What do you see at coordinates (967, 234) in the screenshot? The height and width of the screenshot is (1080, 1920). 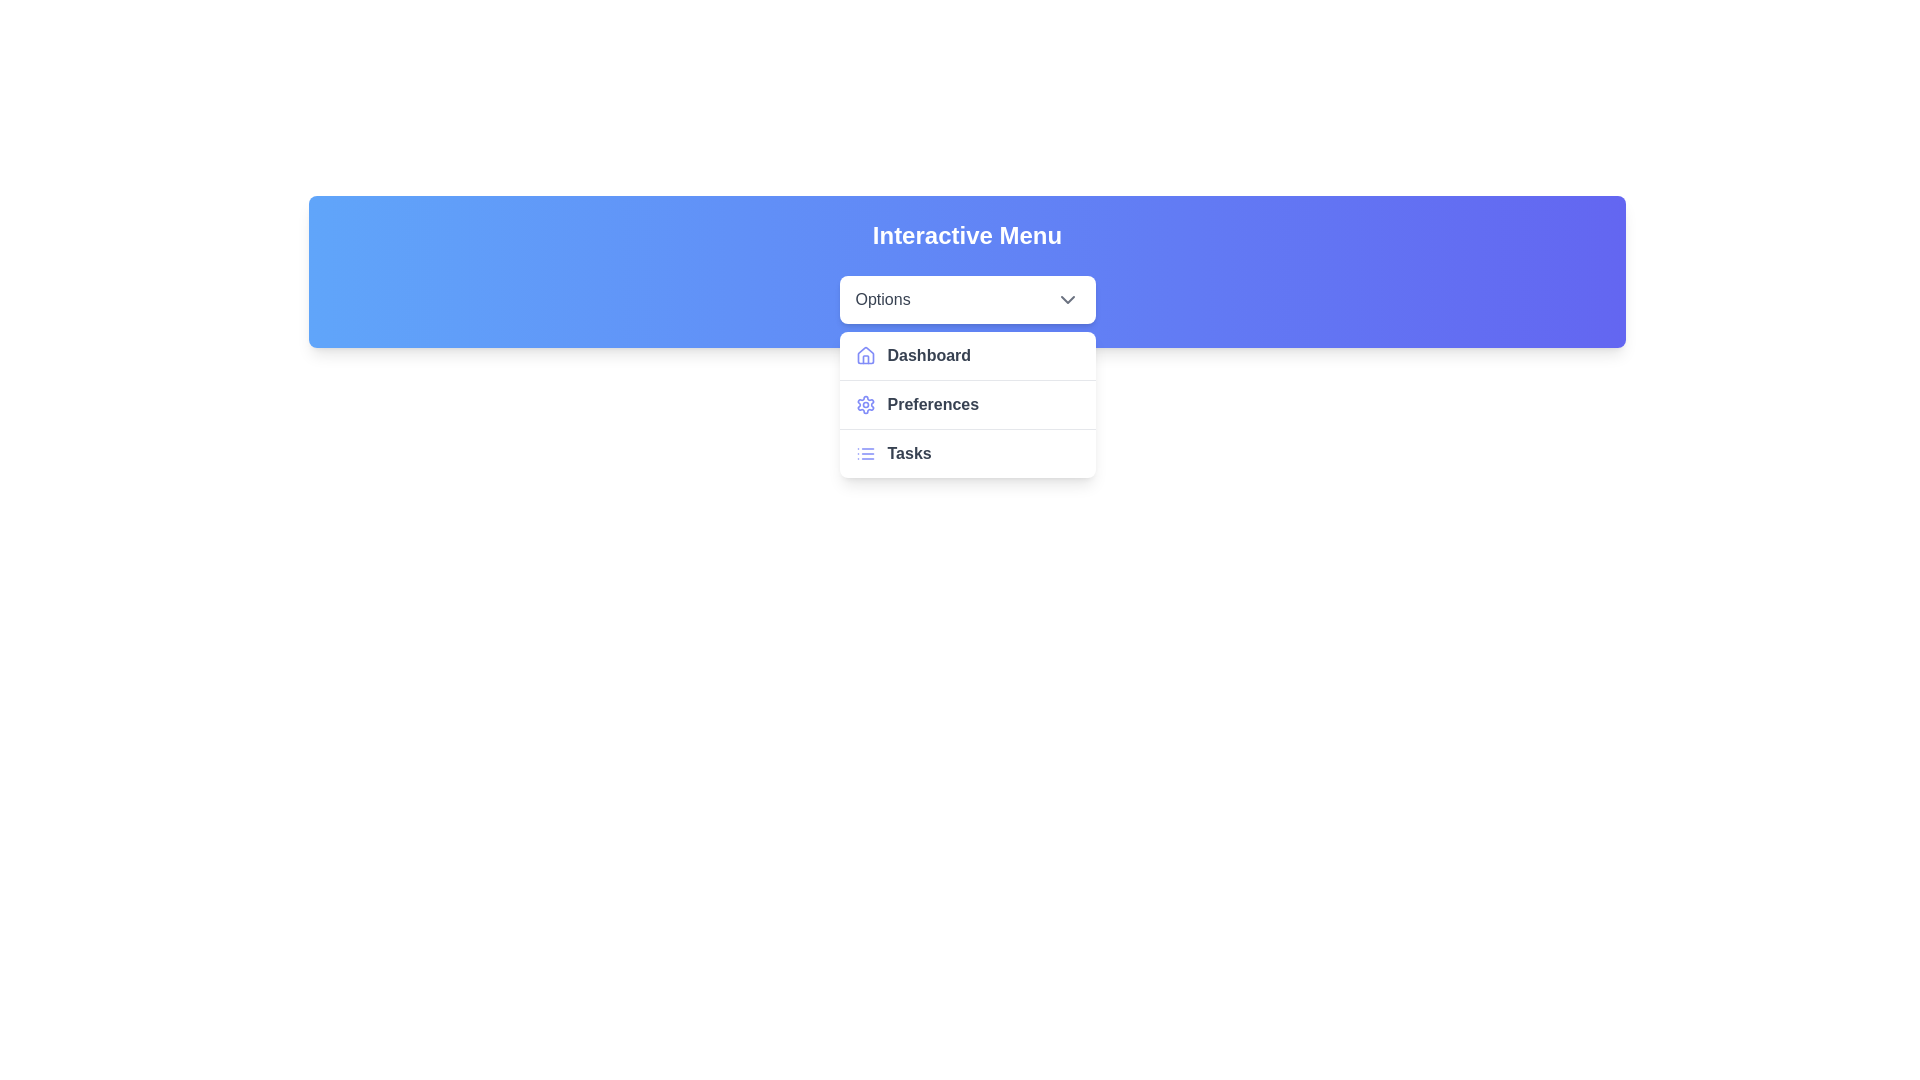 I see `the textual component displaying 'Interactive Menu' in a bold, large font, centrally positioned at the top of the header bar` at bounding box center [967, 234].